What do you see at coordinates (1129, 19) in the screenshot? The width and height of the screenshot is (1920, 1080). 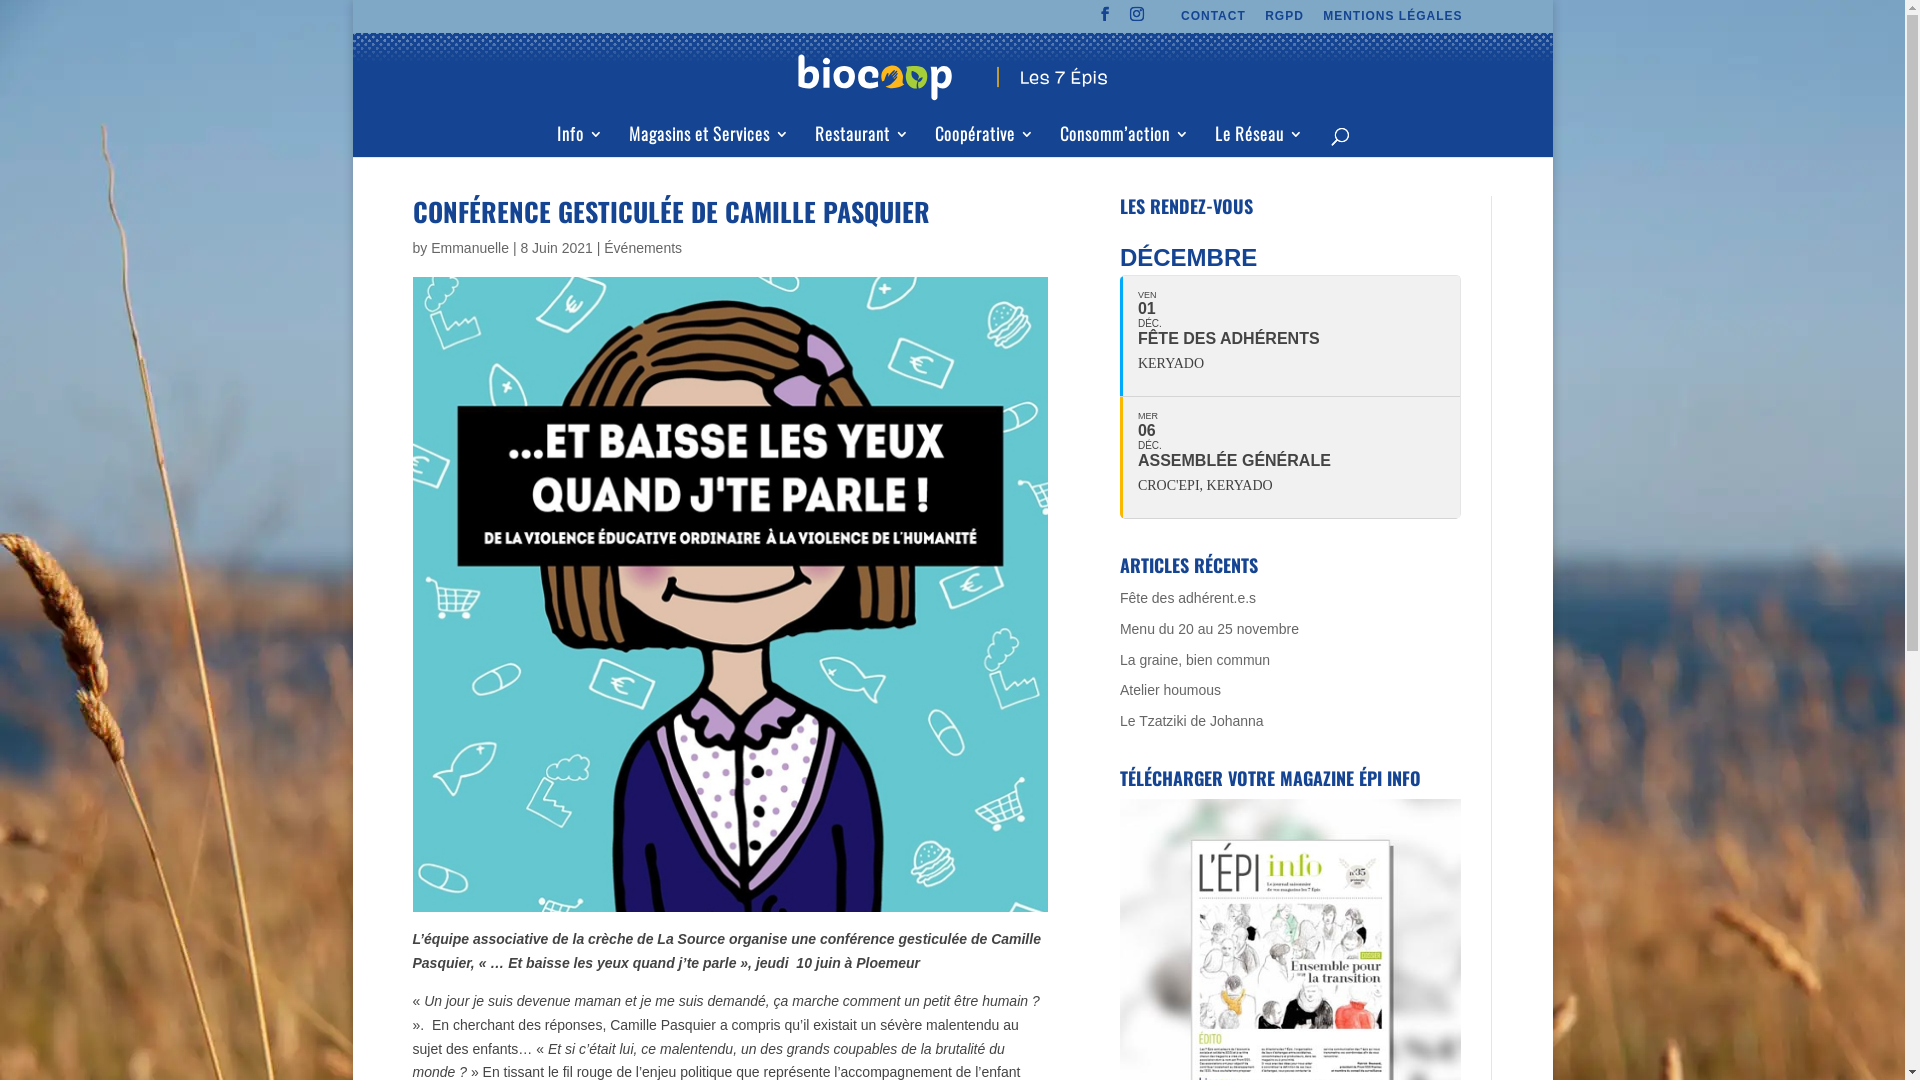 I see `'Lien Instagram alt='` at bounding box center [1129, 19].